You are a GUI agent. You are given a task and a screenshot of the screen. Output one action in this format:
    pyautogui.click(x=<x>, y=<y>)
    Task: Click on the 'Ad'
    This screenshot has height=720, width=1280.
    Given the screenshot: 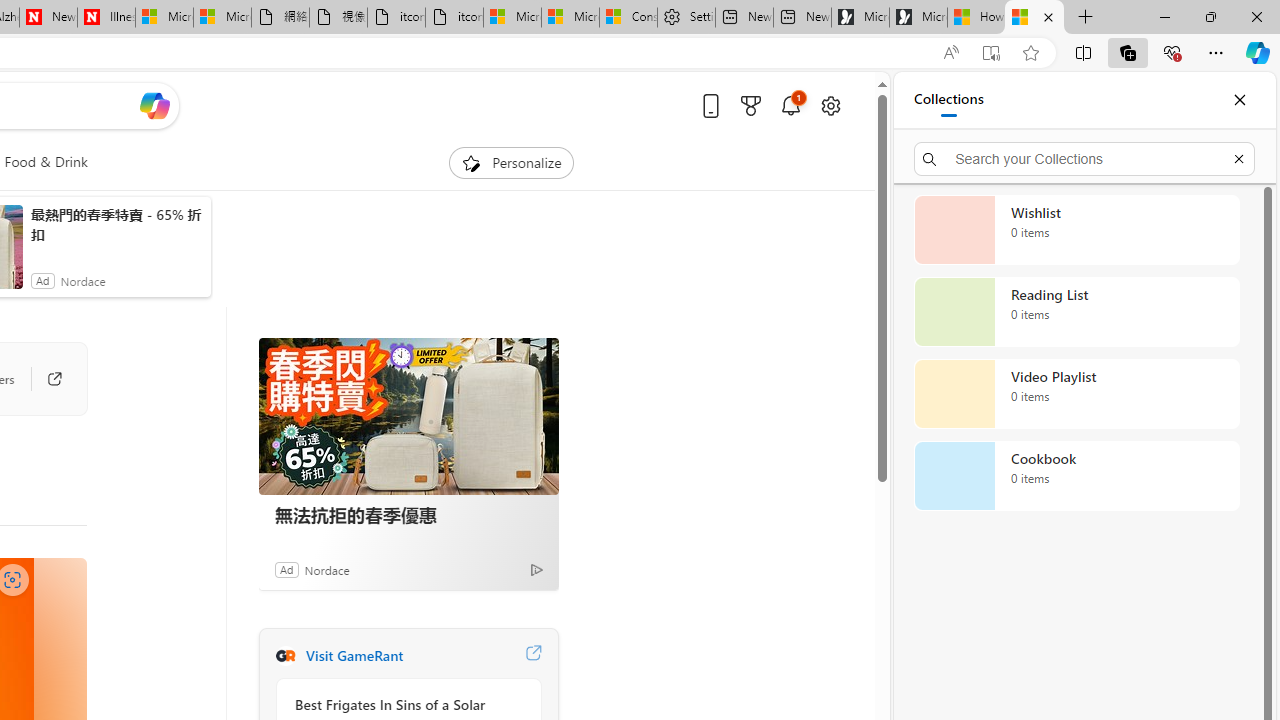 What is the action you would take?
    pyautogui.click(x=285, y=569)
    